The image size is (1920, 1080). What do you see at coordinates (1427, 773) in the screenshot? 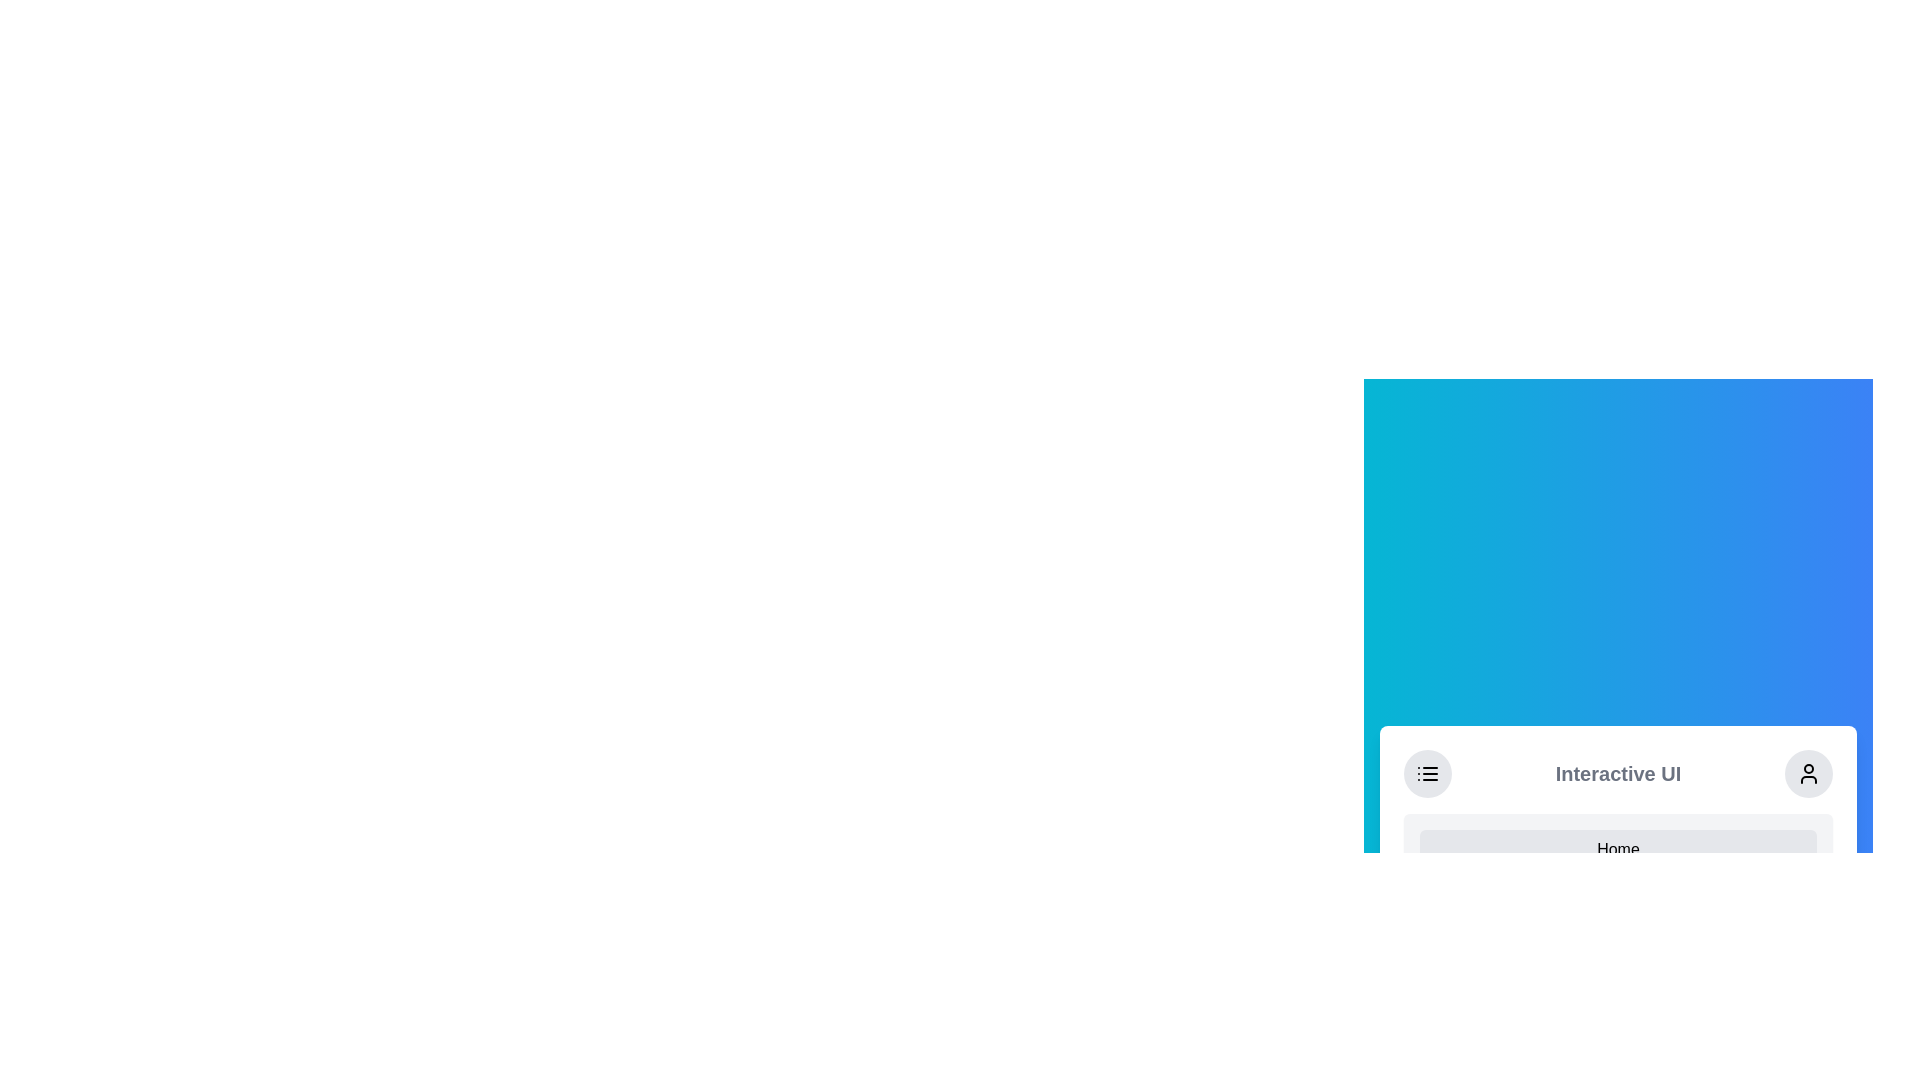
I see `the first circular button with a light gray background and a three-line menu icon` at bounding box center [1427, 773].